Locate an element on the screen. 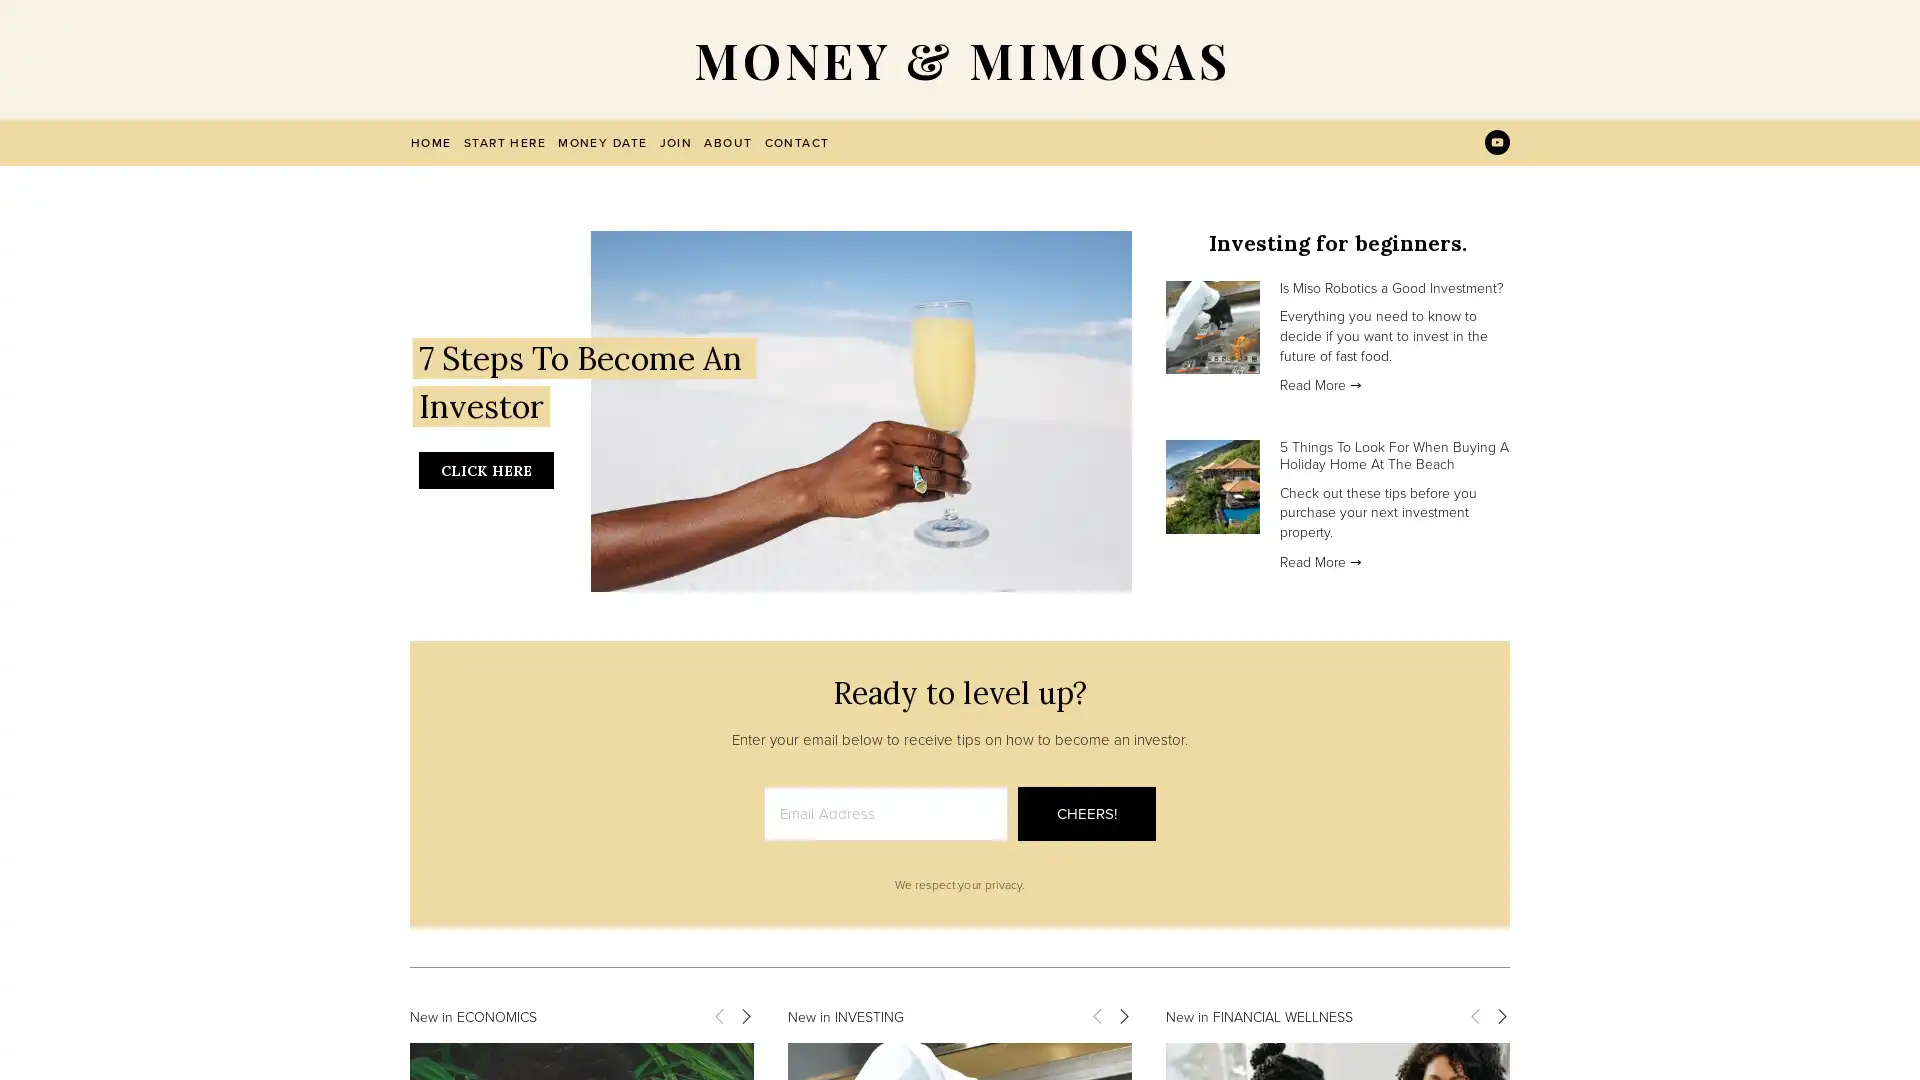  Yes, I love Money & Mimosas. is located at coordinates (1147, 597).